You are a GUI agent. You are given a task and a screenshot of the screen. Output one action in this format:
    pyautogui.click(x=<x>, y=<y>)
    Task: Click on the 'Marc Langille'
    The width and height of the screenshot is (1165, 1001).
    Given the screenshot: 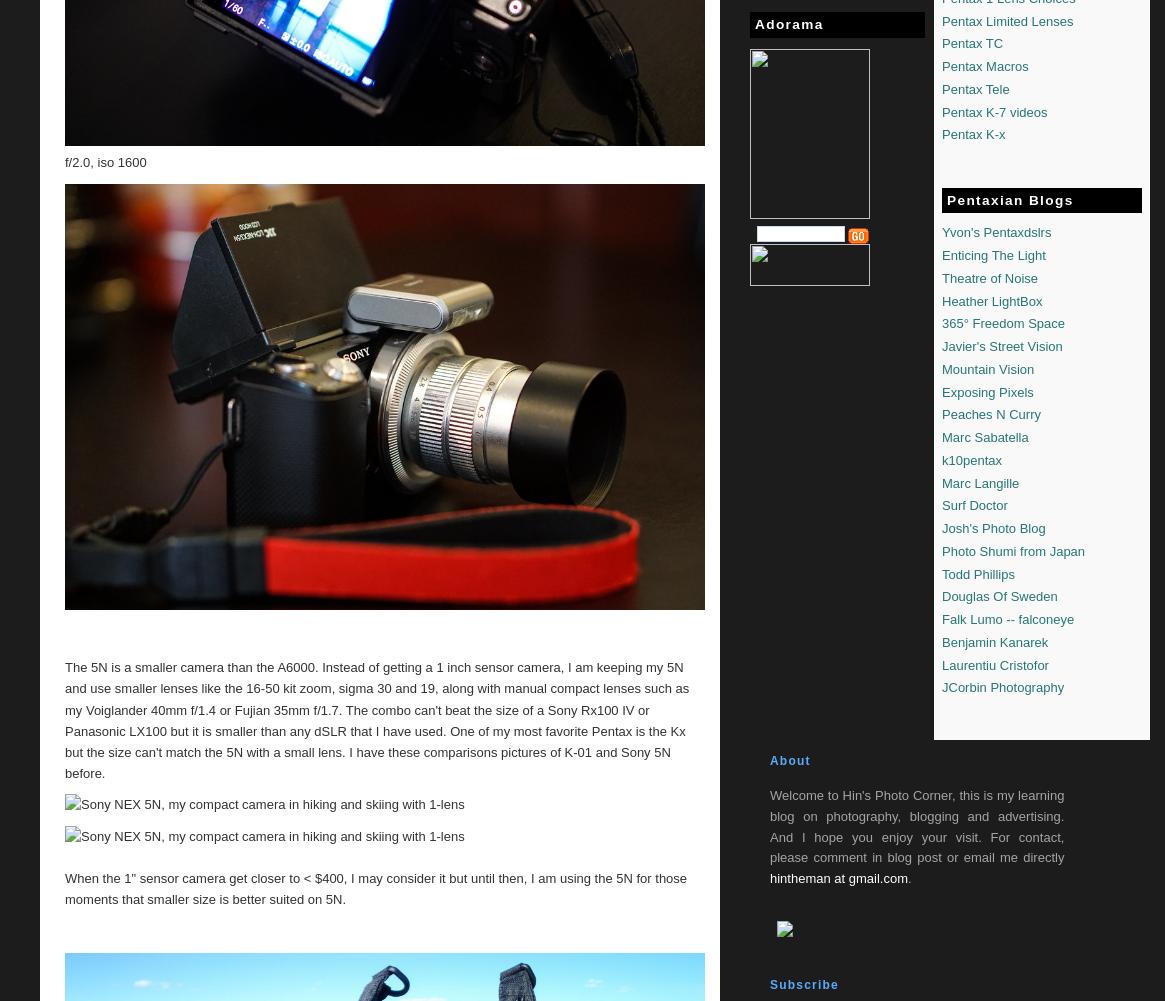 What is the action you would take?
    pyautogui.click(x=941, y=482)
    